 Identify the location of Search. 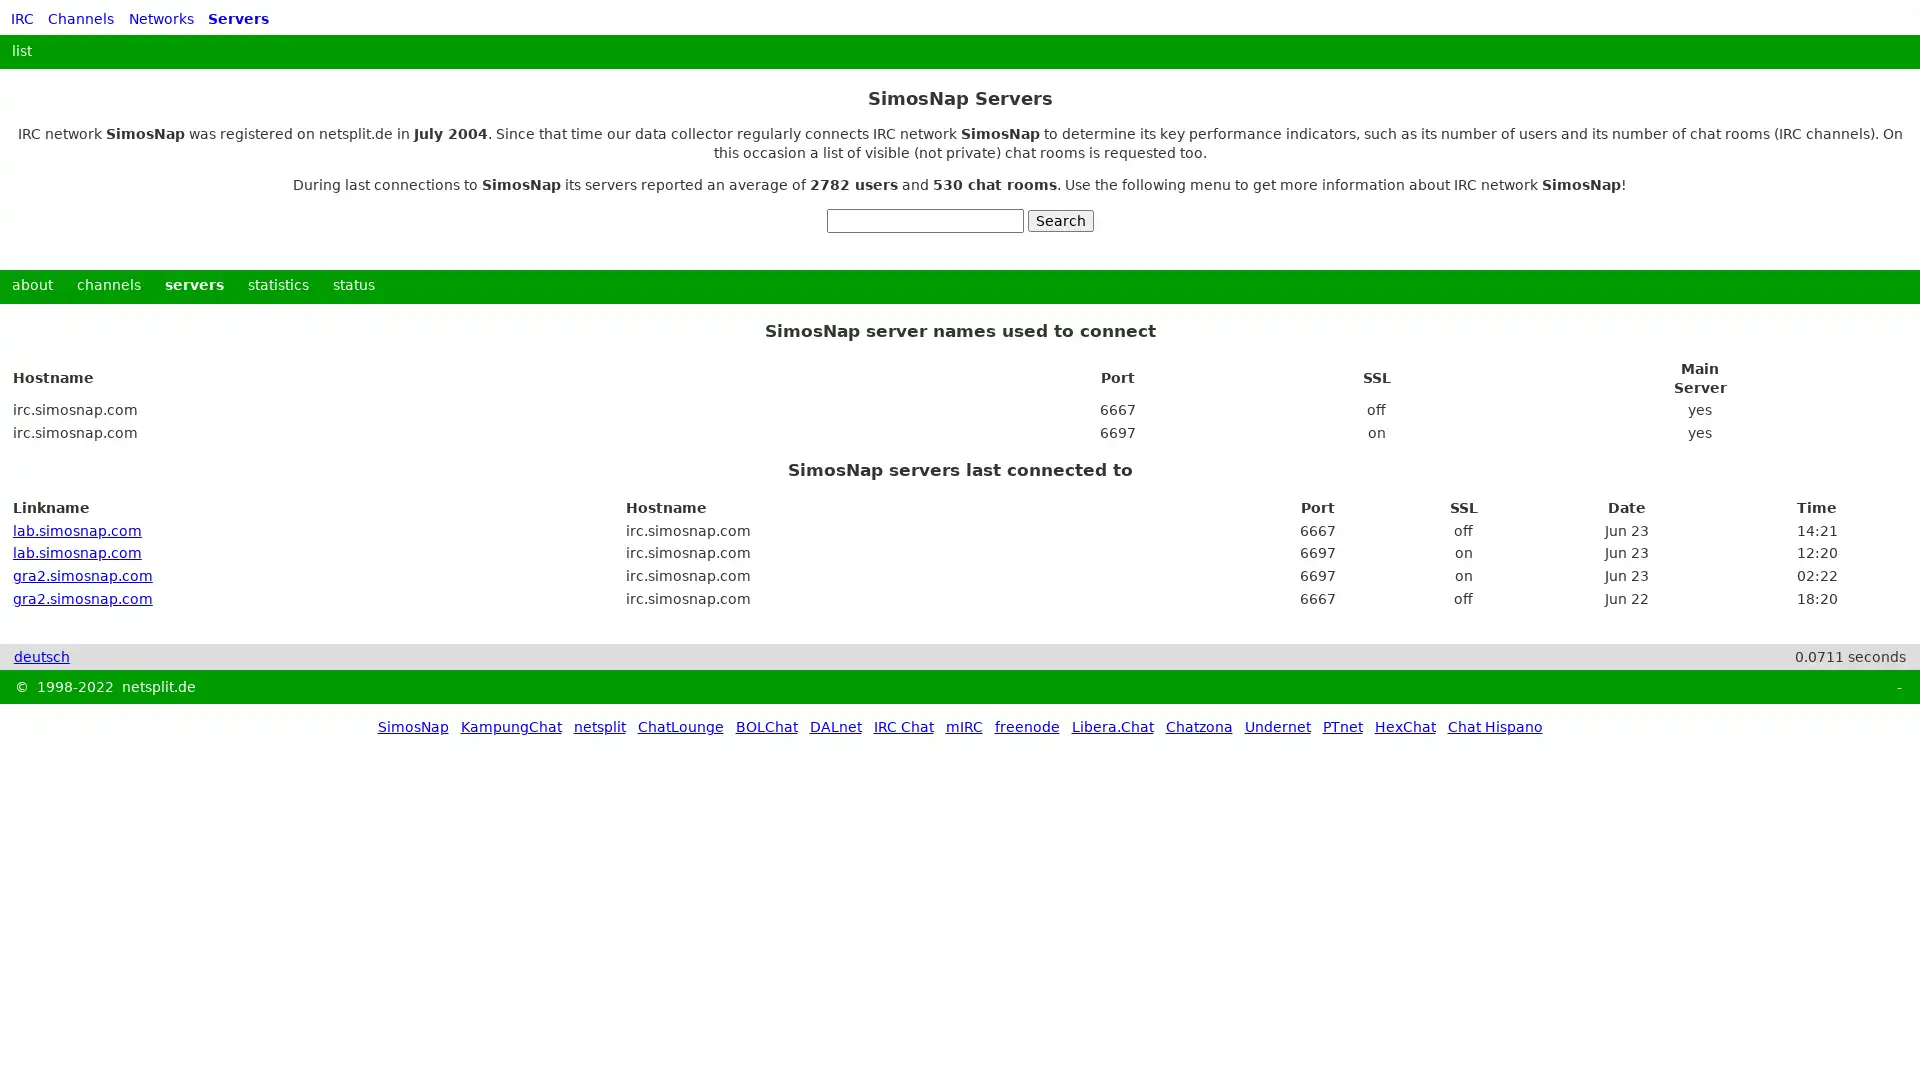
(1059, 219).